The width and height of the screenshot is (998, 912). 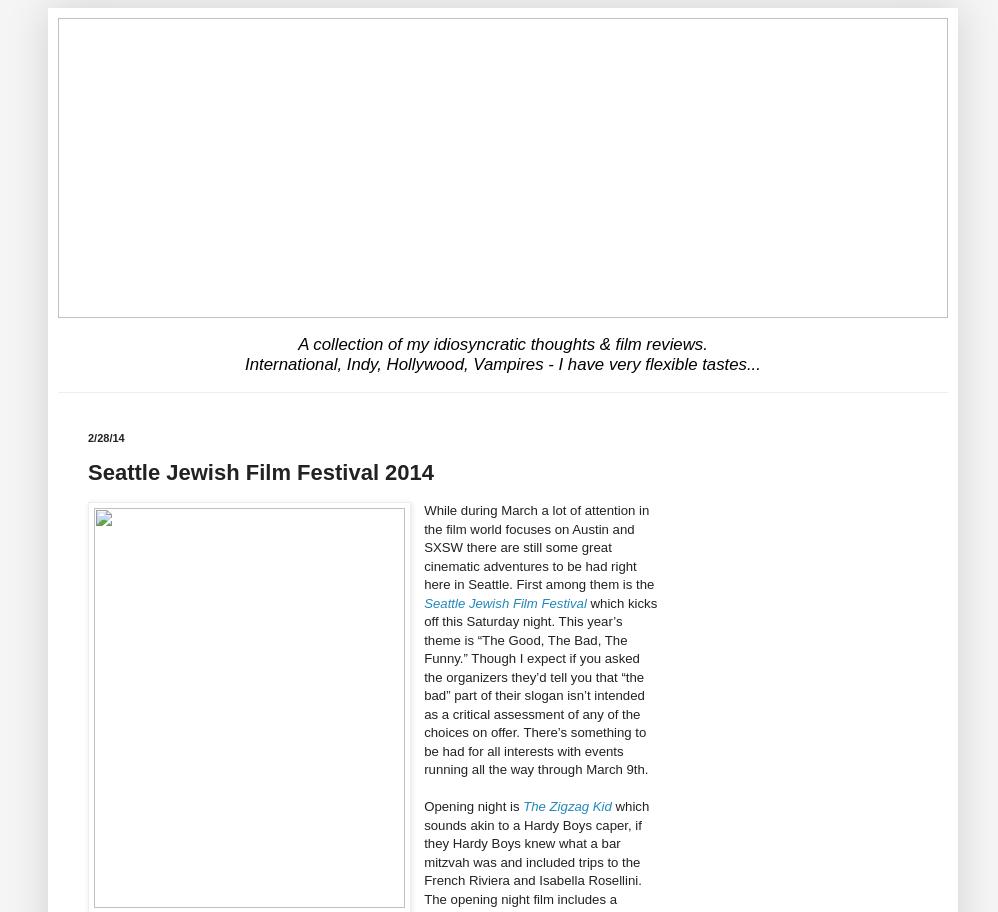 What do you see at coordinates (423, 547) in the screenshot?
I see `'While during March a lot of attention in the film world focuses on Austin and SXSW there are still some great cinematic adventures to be had right here in Seattle. First among them is the'` at bounding box center [423, 547].